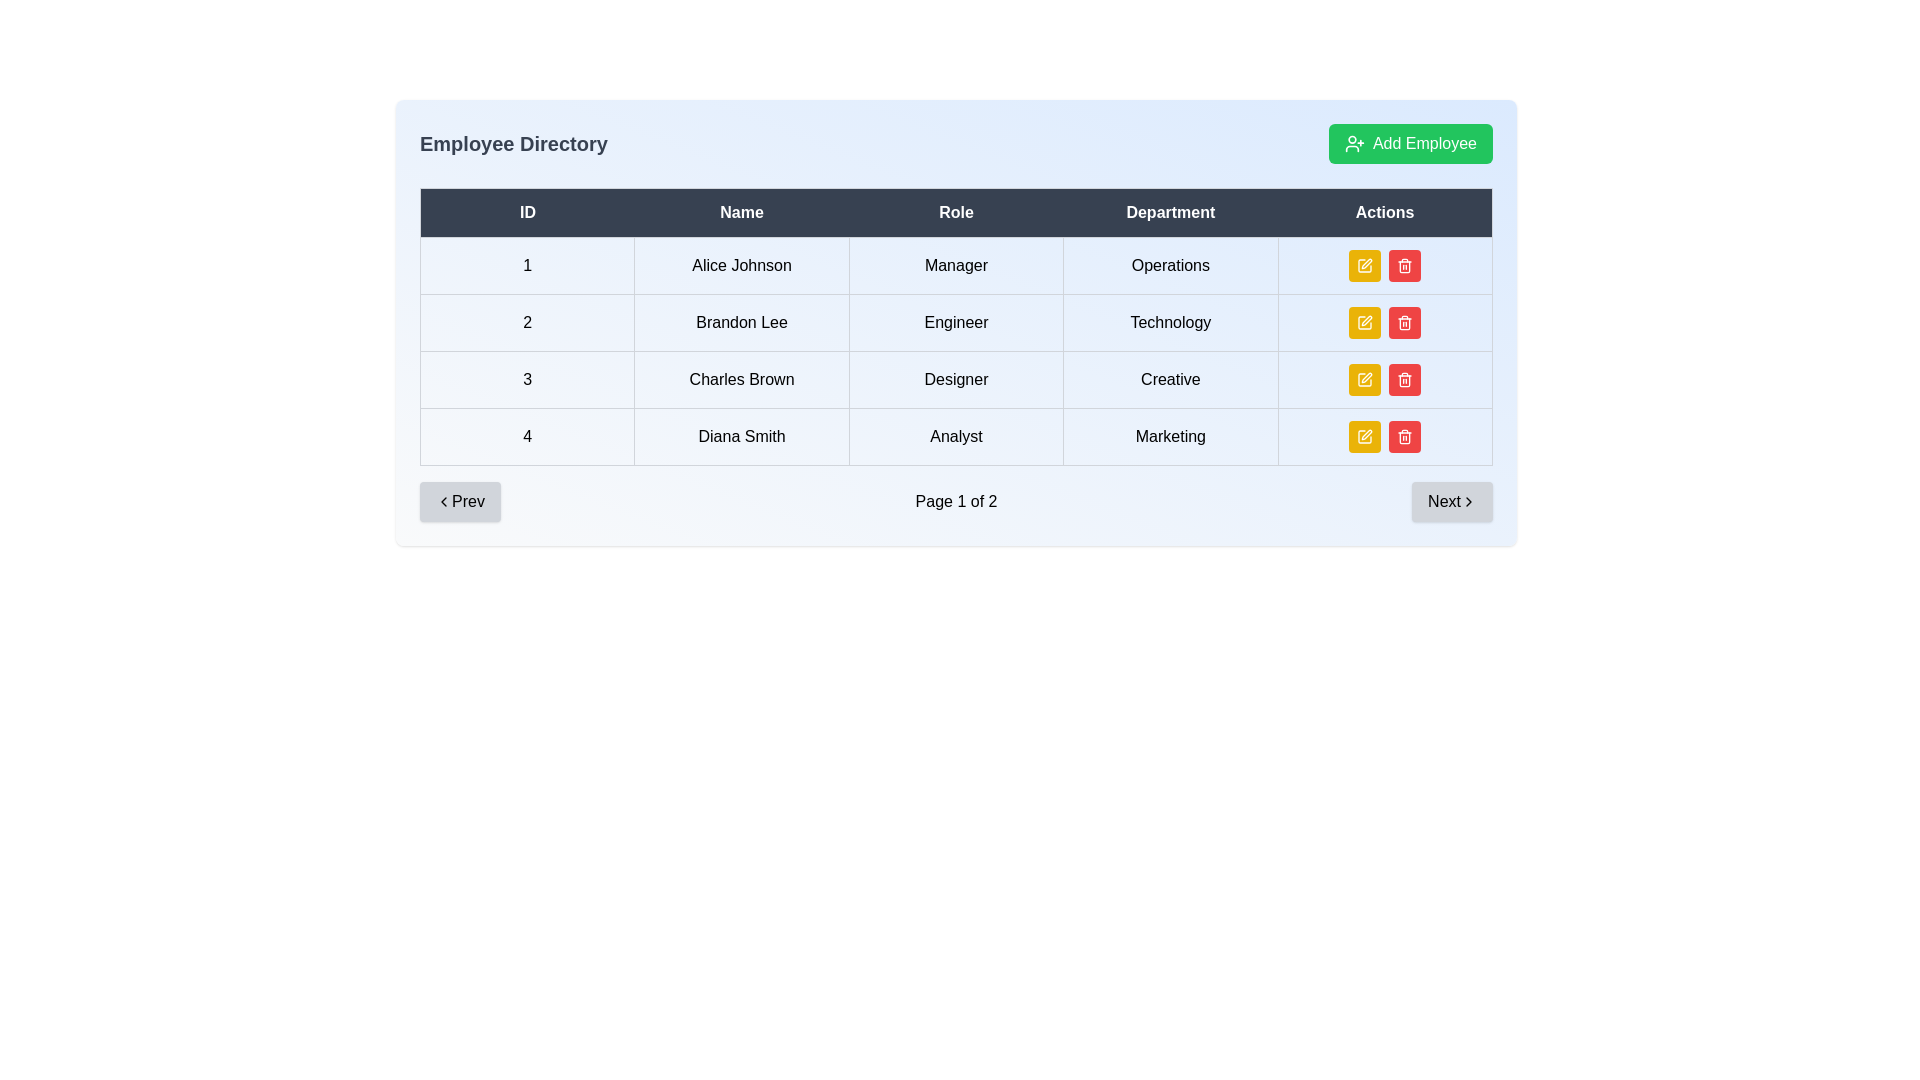 The image size is (1920, 1080). Describe the element at coordinates (1364, 265) in the screenshot. I see `the yellow button with a pen icon in the 'Actions' column for 'Alice Johnson'` at that location.